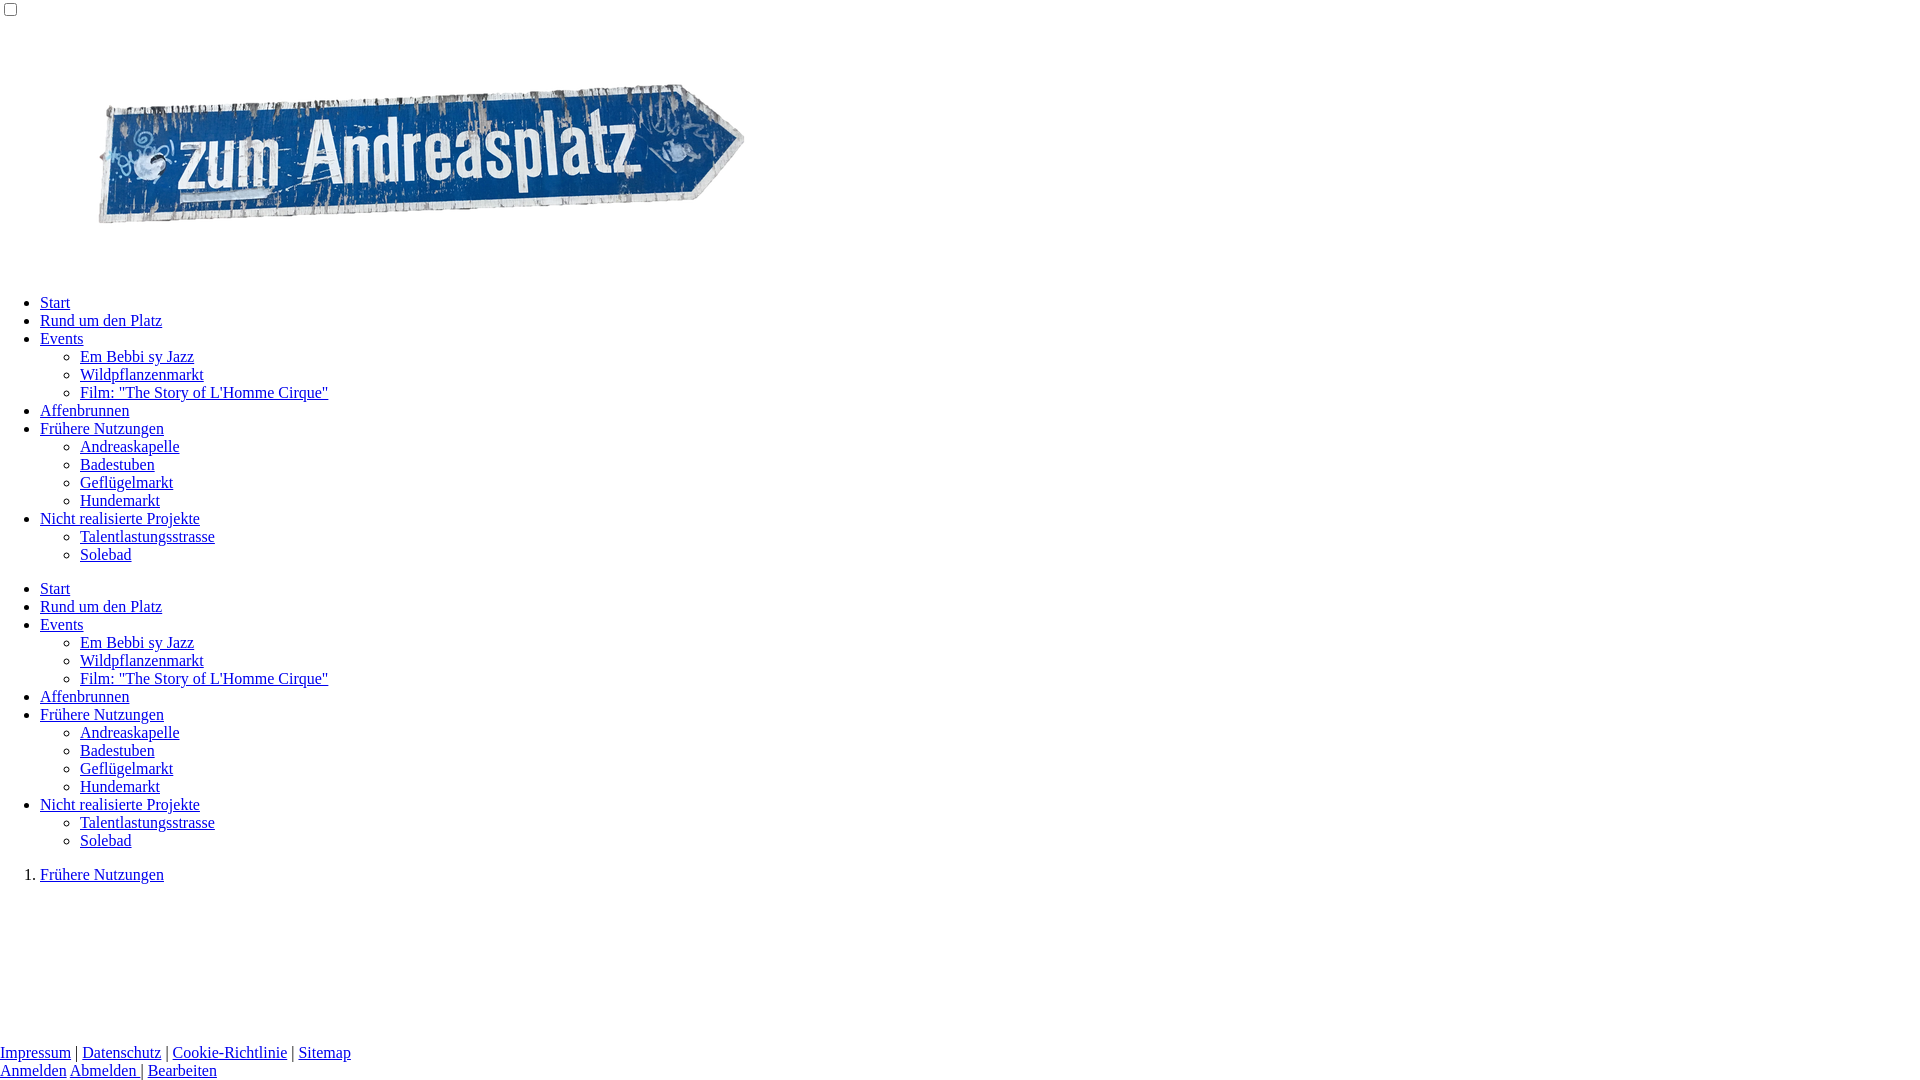  What do you see at coordinates (146, 535) in the screenshot?
I see `'Talentlastungsstrasse'` at bounding box center [146, 535].